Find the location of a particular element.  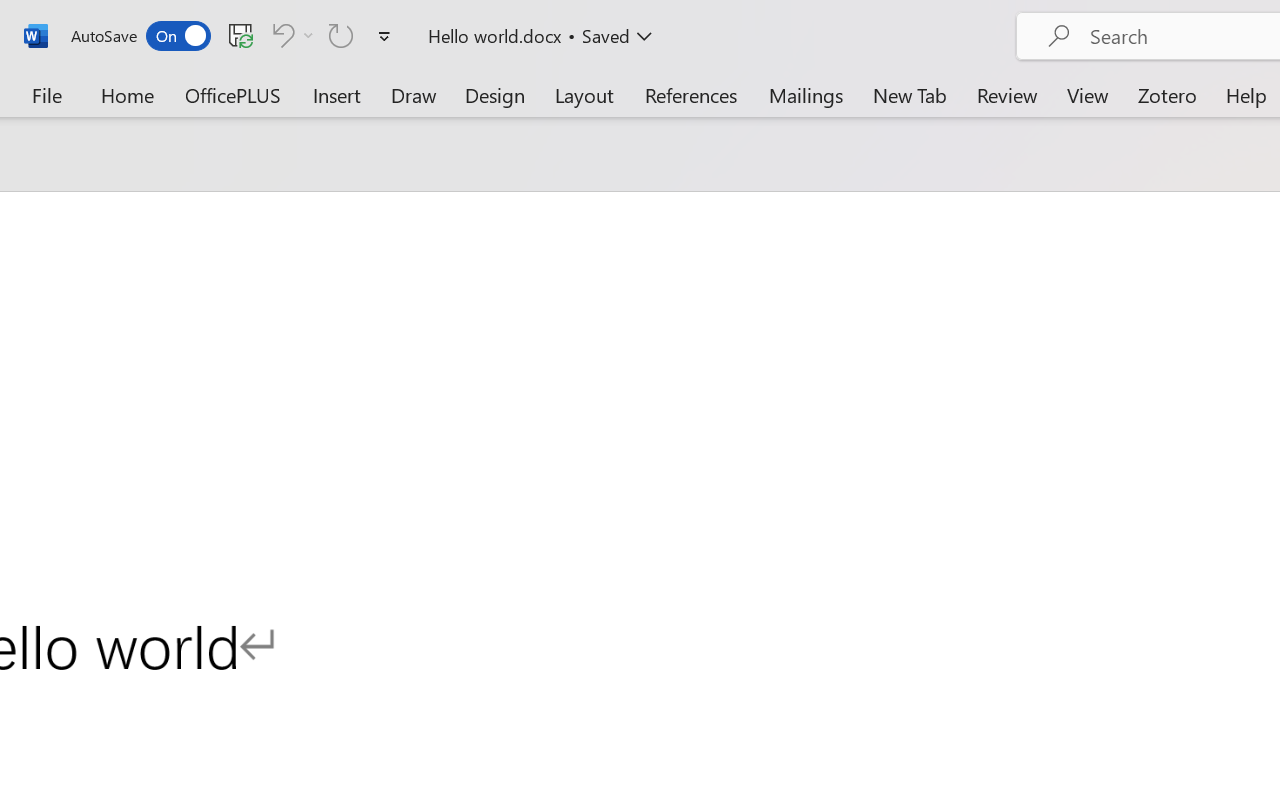

'Draw' is located at coordinates (413, 94).